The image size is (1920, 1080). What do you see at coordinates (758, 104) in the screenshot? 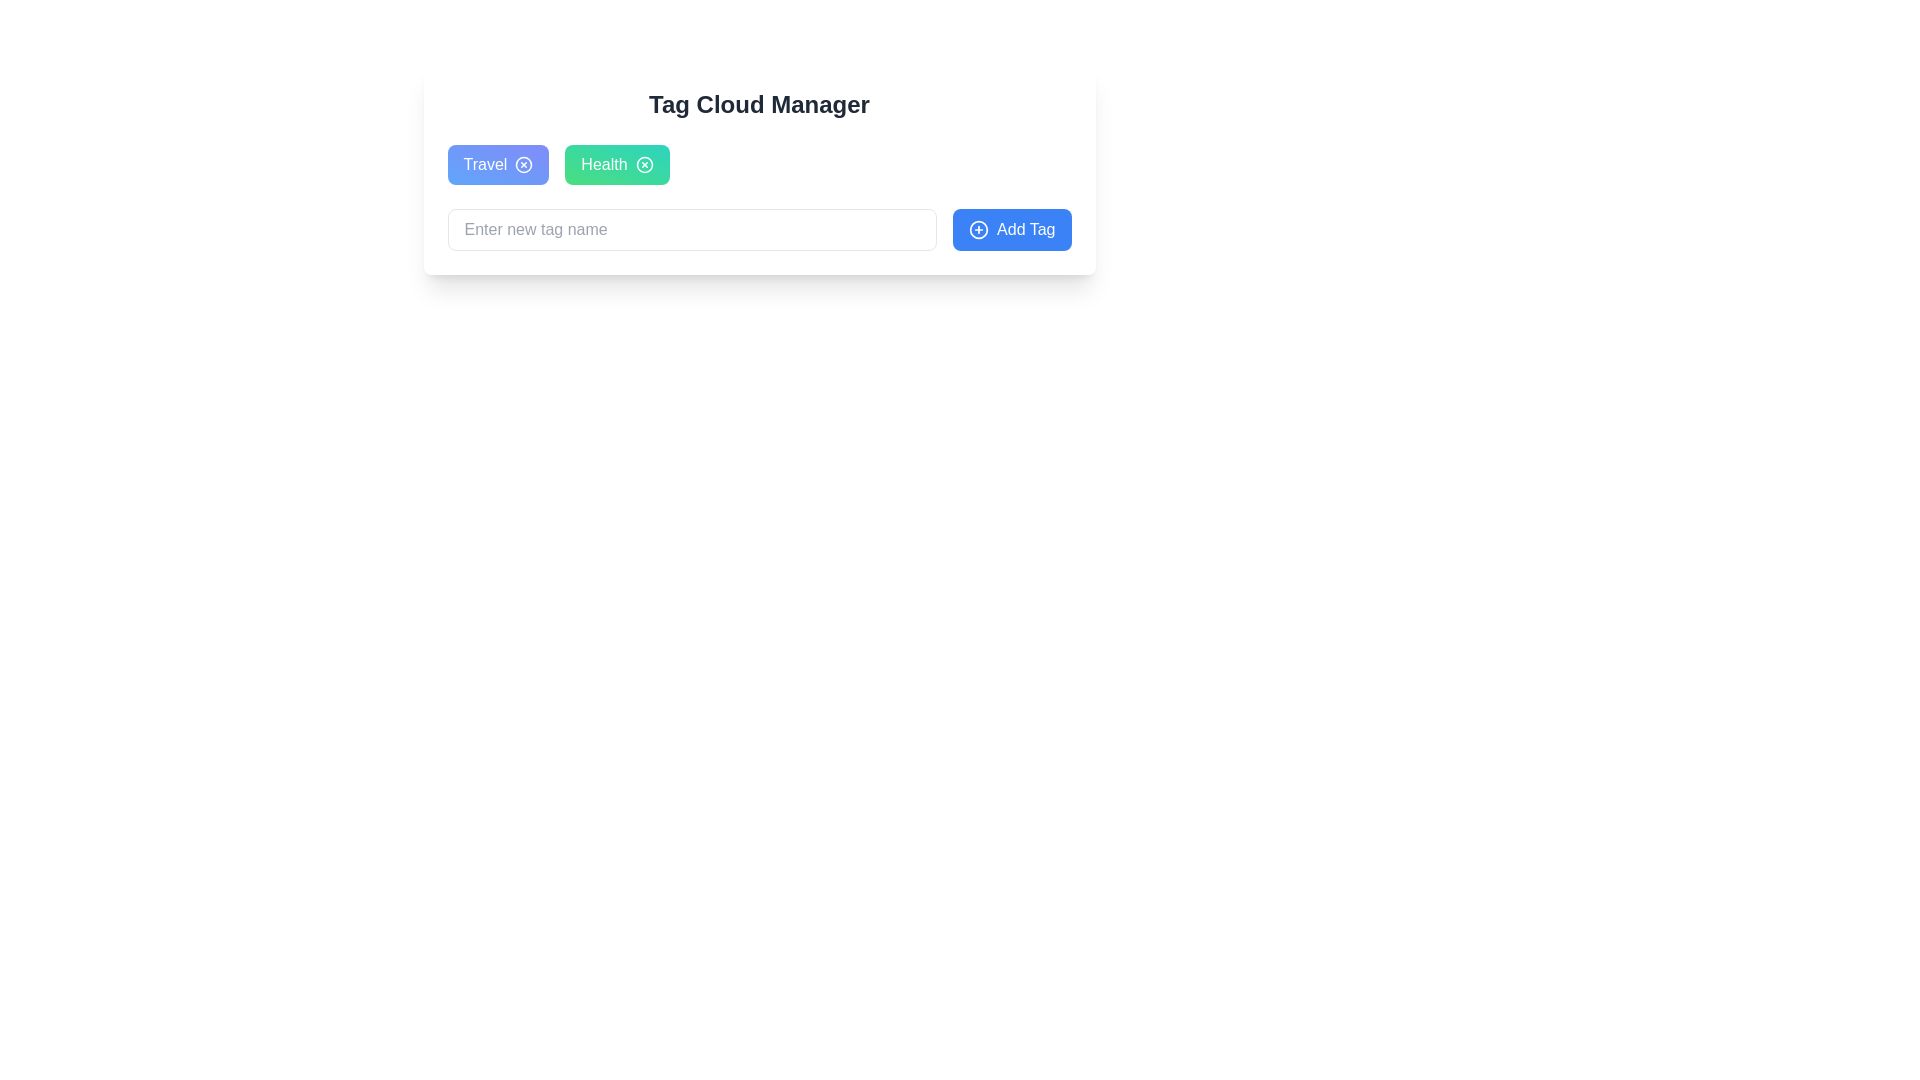
I see `the title text block that serves as a header for managing tags, positioned above the 'Travel' and 'Health' elements` at bounding box center [758, 104].